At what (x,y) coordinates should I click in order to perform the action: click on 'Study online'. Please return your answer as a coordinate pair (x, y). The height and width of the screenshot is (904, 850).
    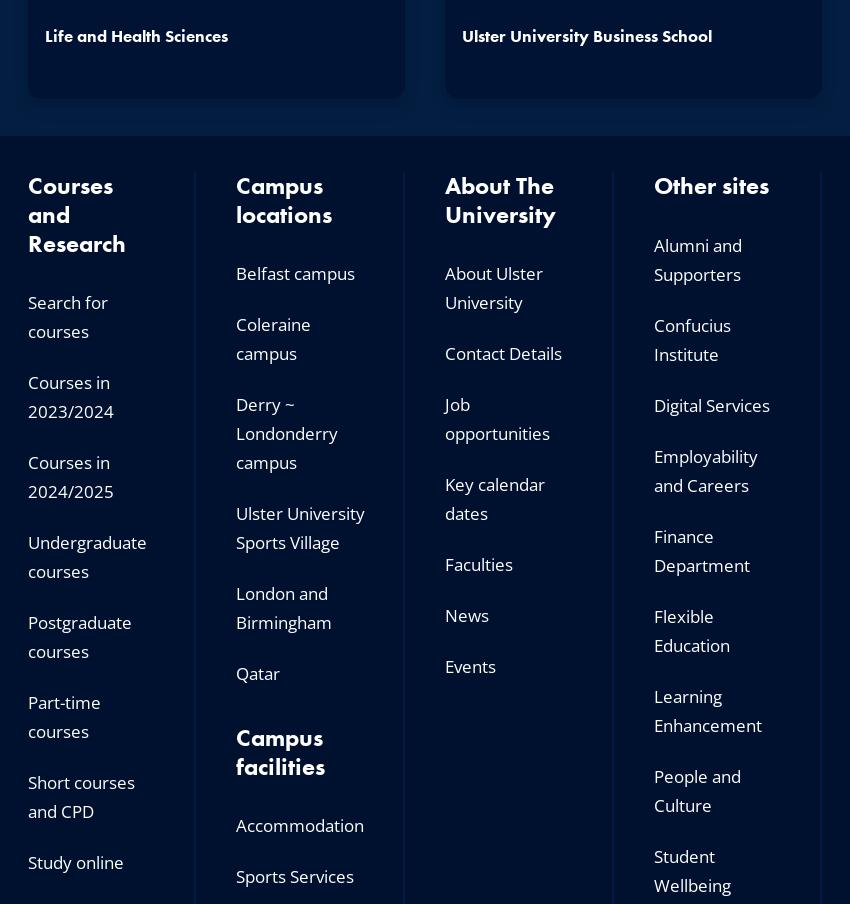
    Looking at the image, I should click on (26, 862).